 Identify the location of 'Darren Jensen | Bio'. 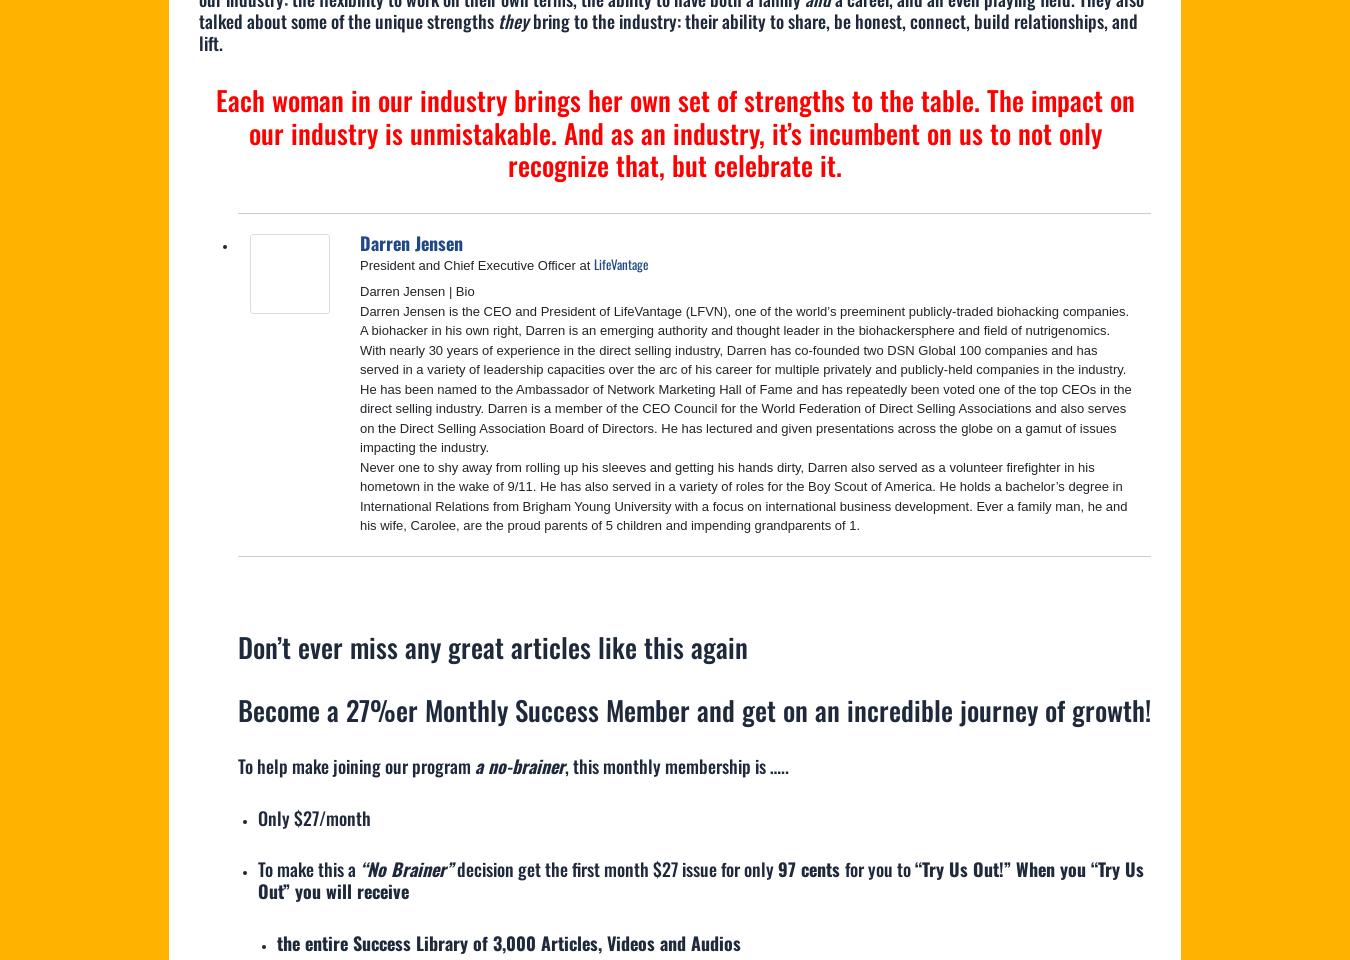
(417, 290).